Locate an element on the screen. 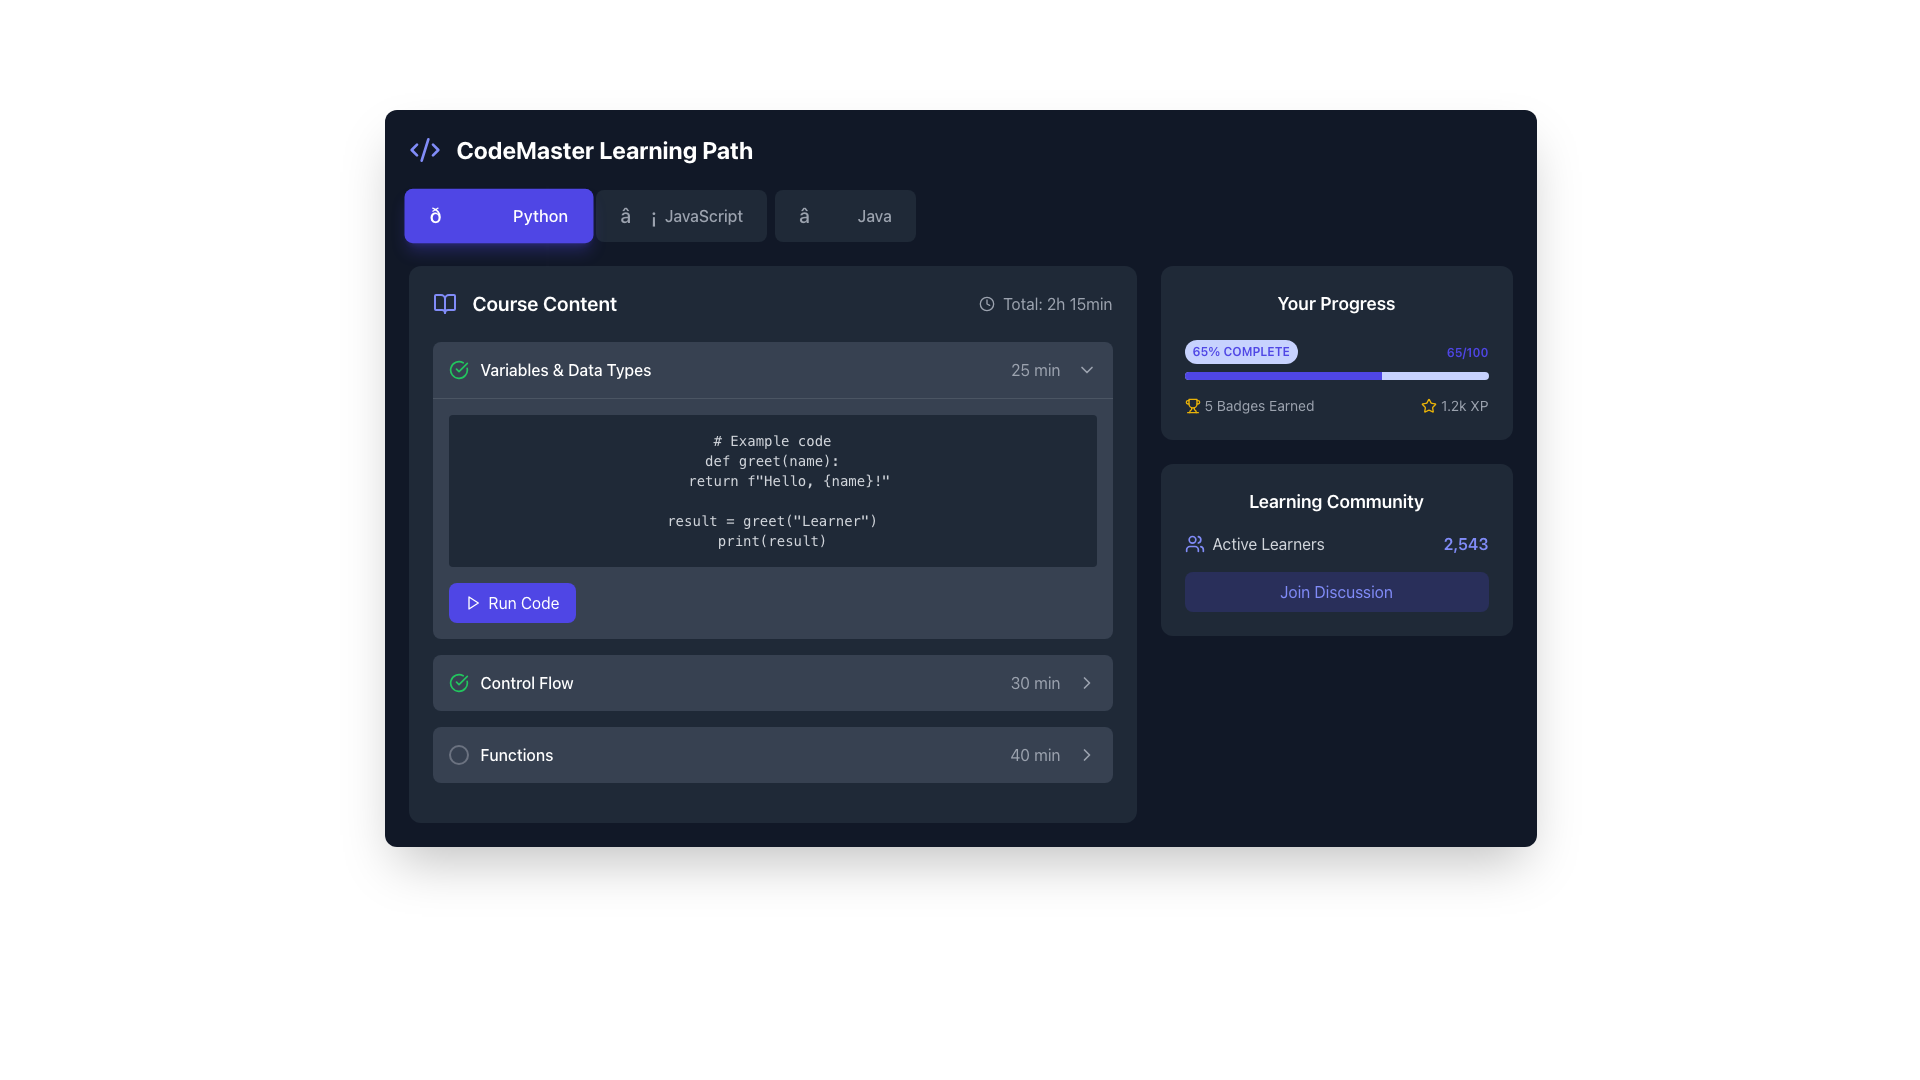  the icon indicating that the topic 'Variables & Data Types' has been completed, located to the left of the text within the course content section is located at coordinates (457, 370).